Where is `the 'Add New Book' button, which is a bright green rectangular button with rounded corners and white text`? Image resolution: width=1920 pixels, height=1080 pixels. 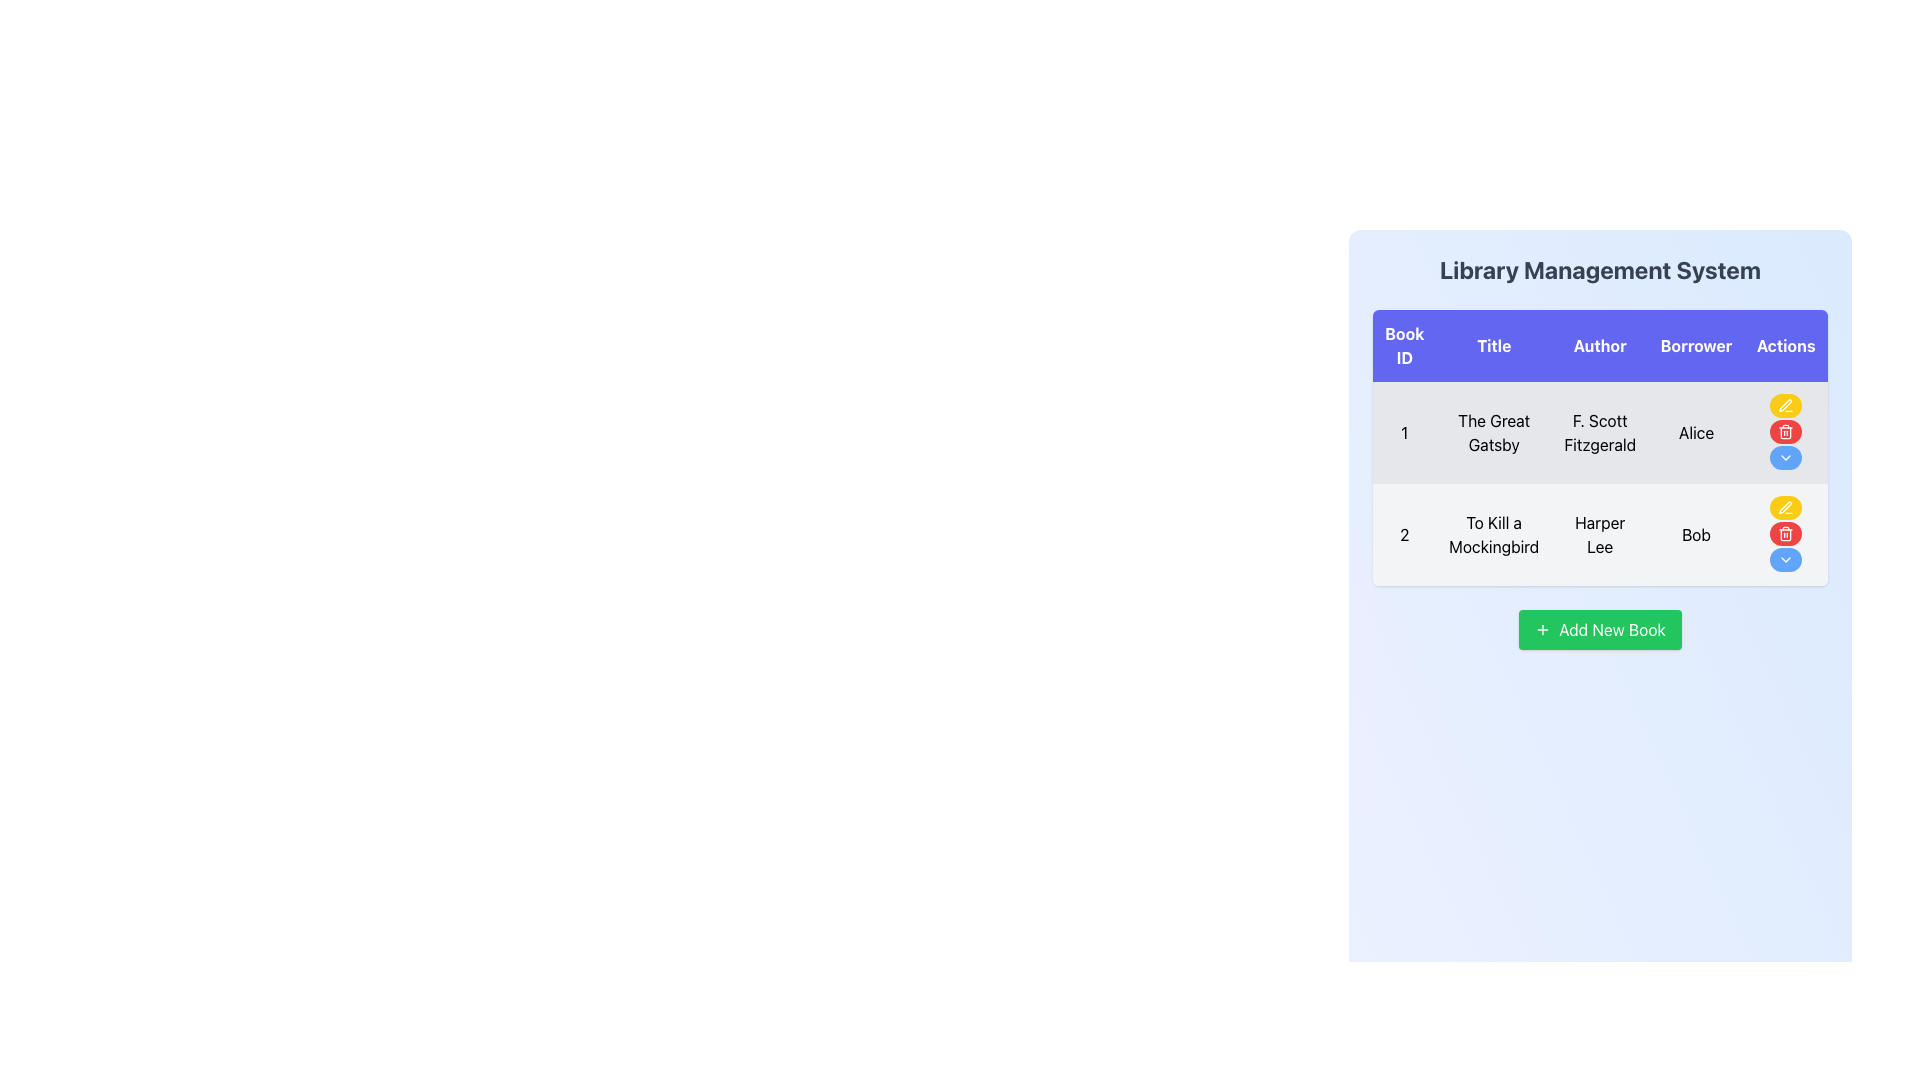
the 'Add New Book' button, which is a bright green rectangular button with rounded corners and white text is located at coordinates (1600, 628).